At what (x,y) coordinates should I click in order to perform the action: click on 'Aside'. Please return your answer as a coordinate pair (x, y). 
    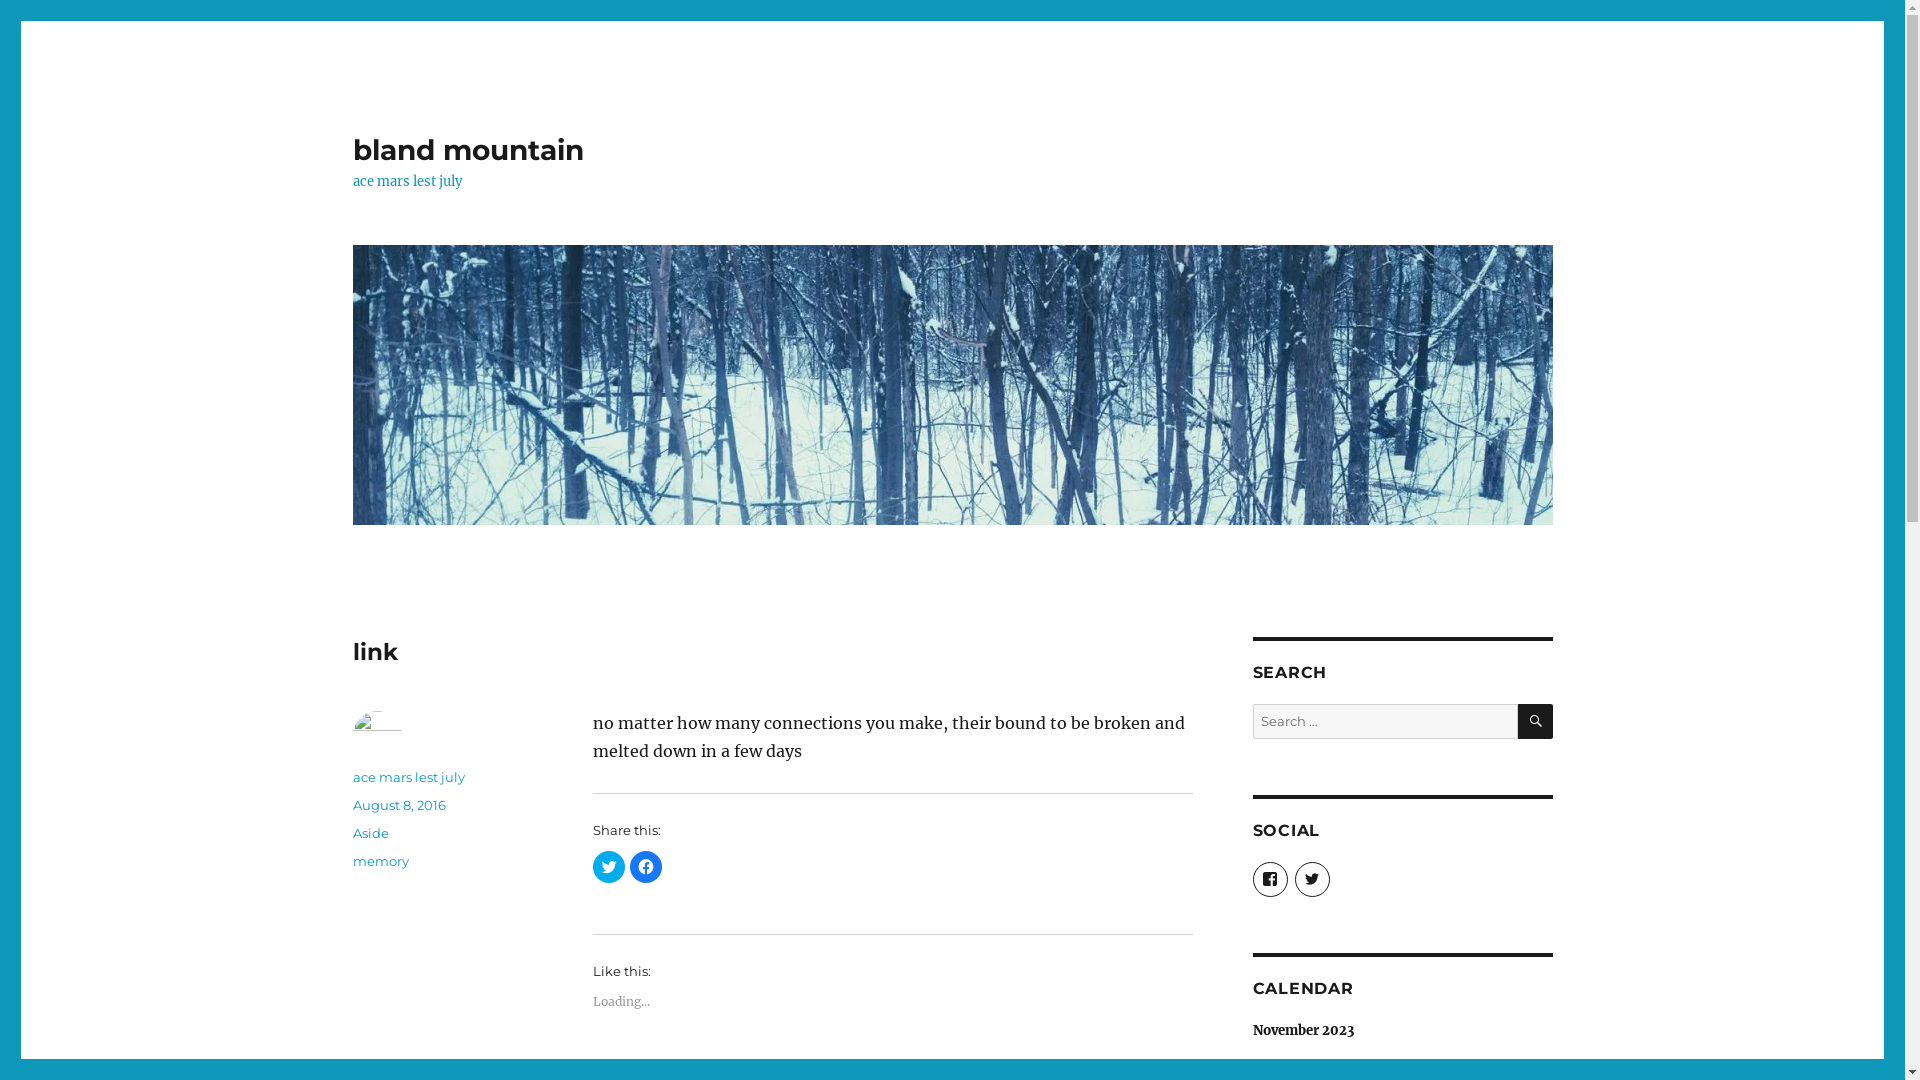
    Looking at the image, I should click on (351, 833).